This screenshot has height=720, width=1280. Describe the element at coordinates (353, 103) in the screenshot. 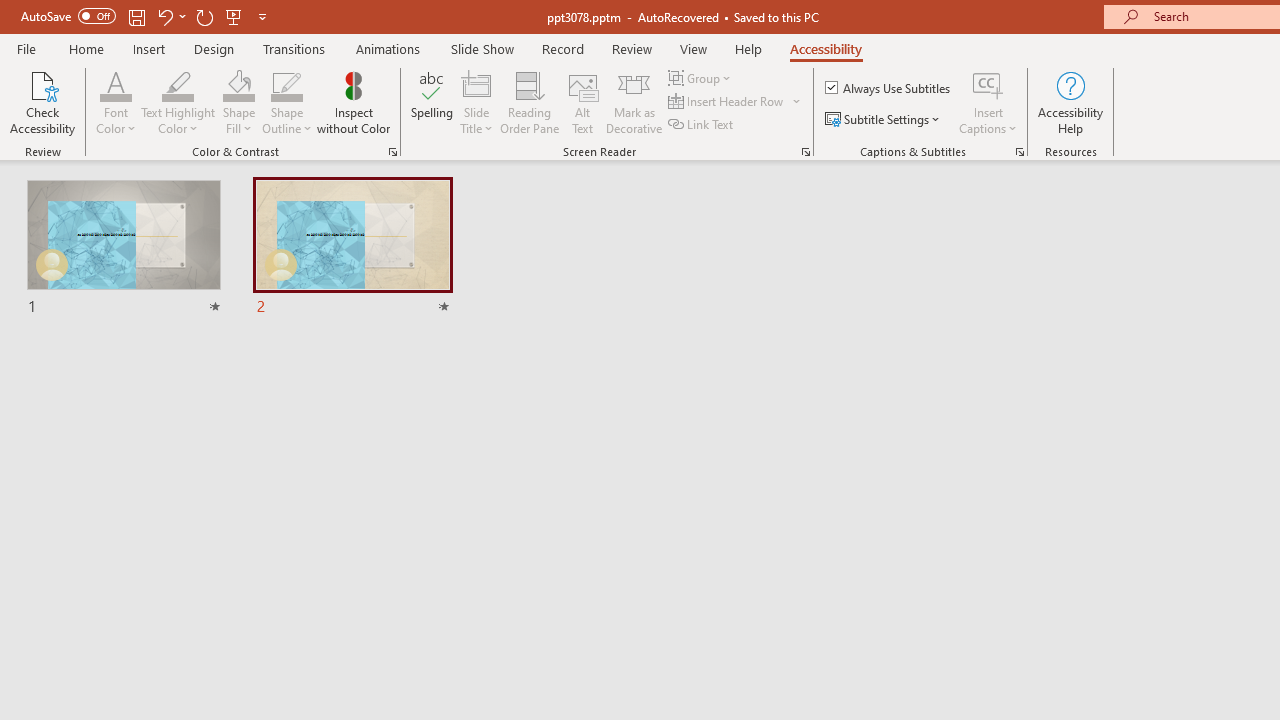

I see `'Inspect without Color'` at that location.